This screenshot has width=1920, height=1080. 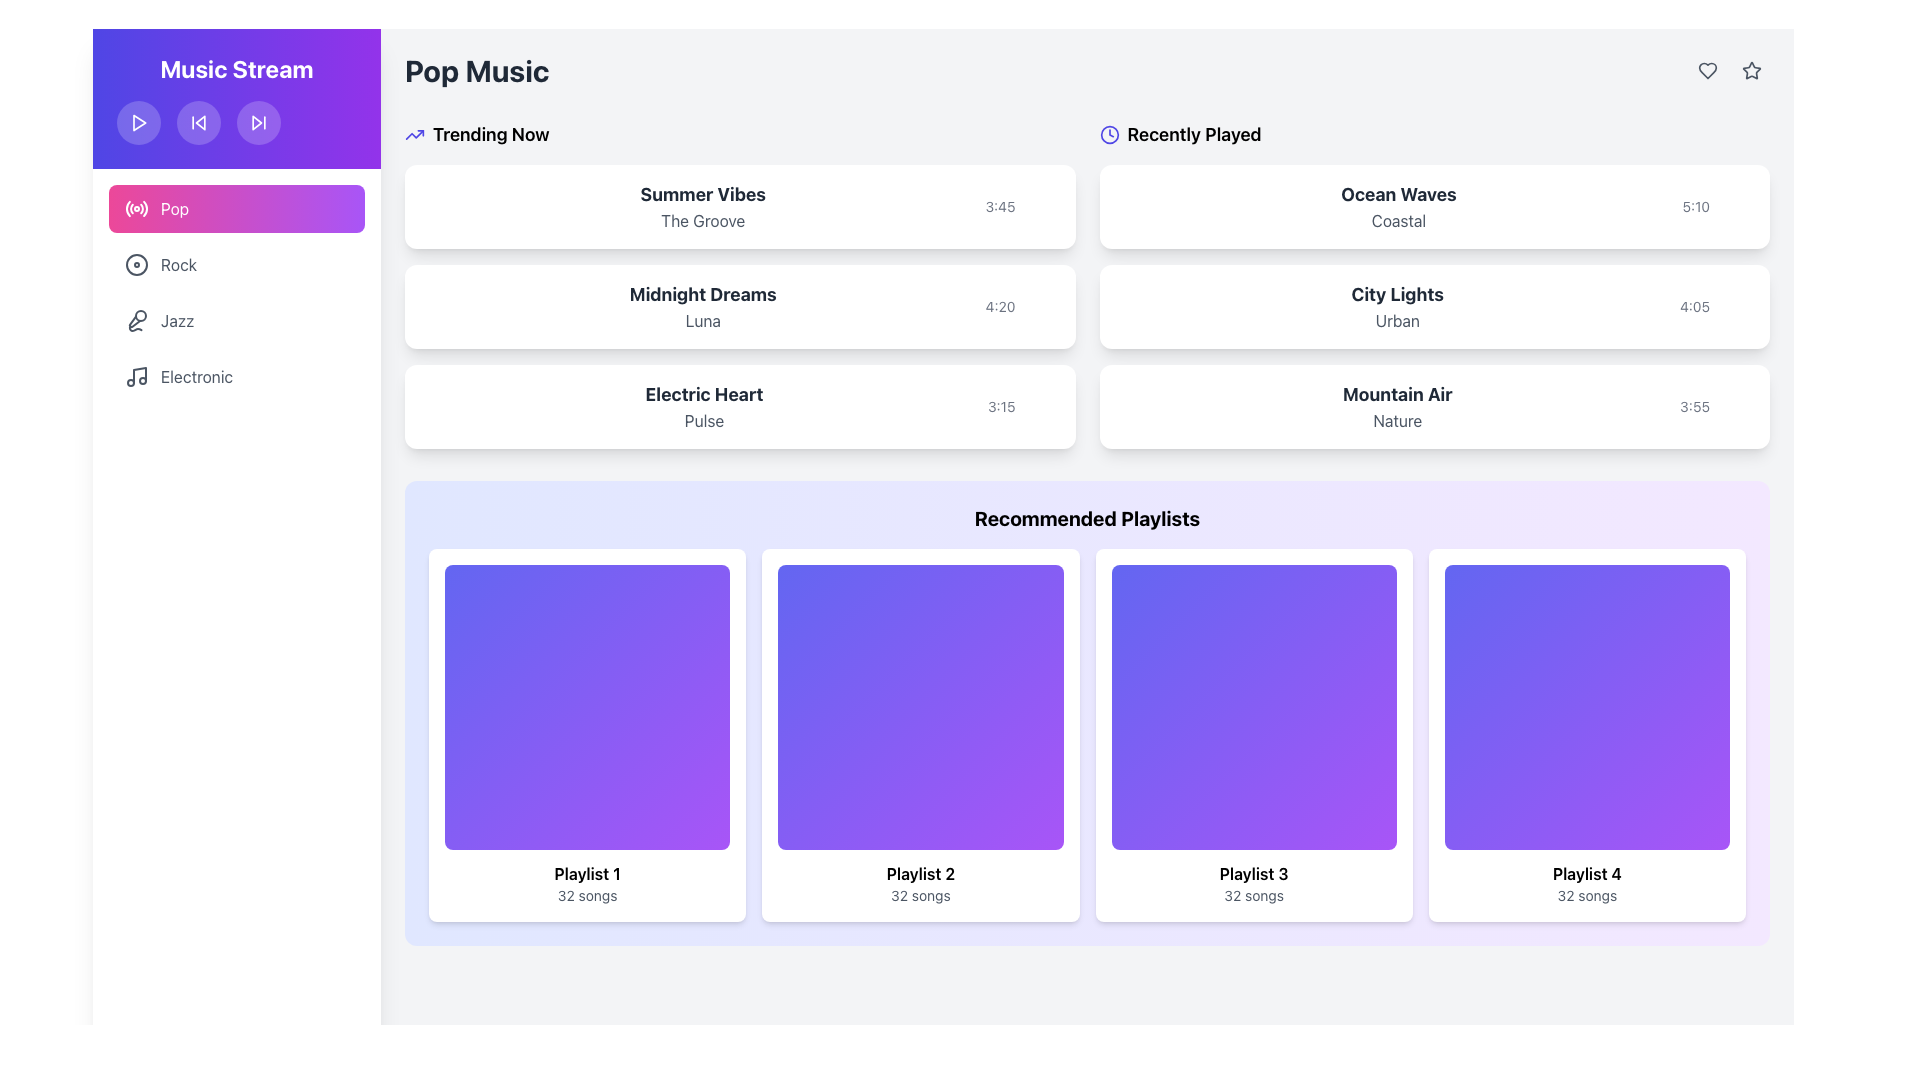 I want to click on the 'play' button located next to the track labeled 'Ocean Waves' in the top-right corner of the 'Recently Played' list section, so click(x=1737, y=207).